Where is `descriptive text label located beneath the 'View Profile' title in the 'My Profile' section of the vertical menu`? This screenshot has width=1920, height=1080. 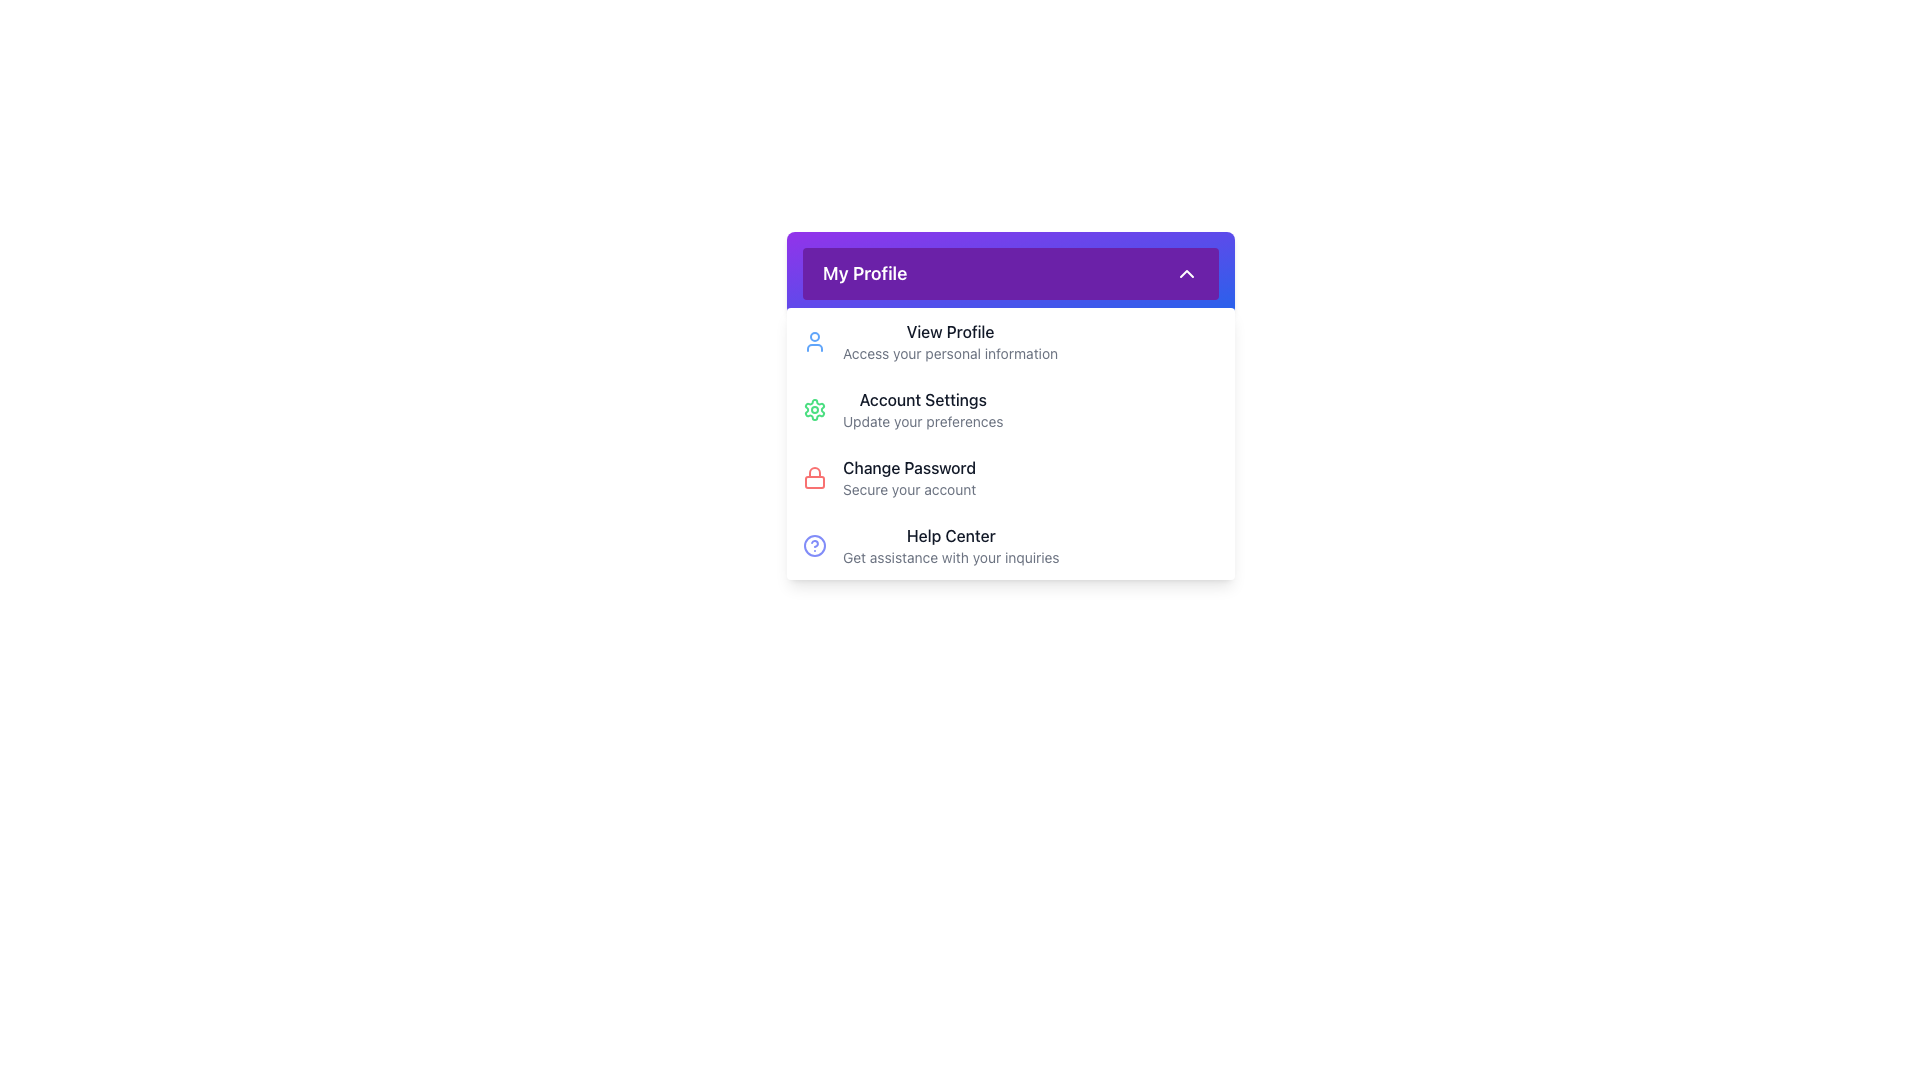 descriptive text label located beneath the 'View Profile' title in the 'My Profile' section of the vertical menu is located at coordinates (949, 353).